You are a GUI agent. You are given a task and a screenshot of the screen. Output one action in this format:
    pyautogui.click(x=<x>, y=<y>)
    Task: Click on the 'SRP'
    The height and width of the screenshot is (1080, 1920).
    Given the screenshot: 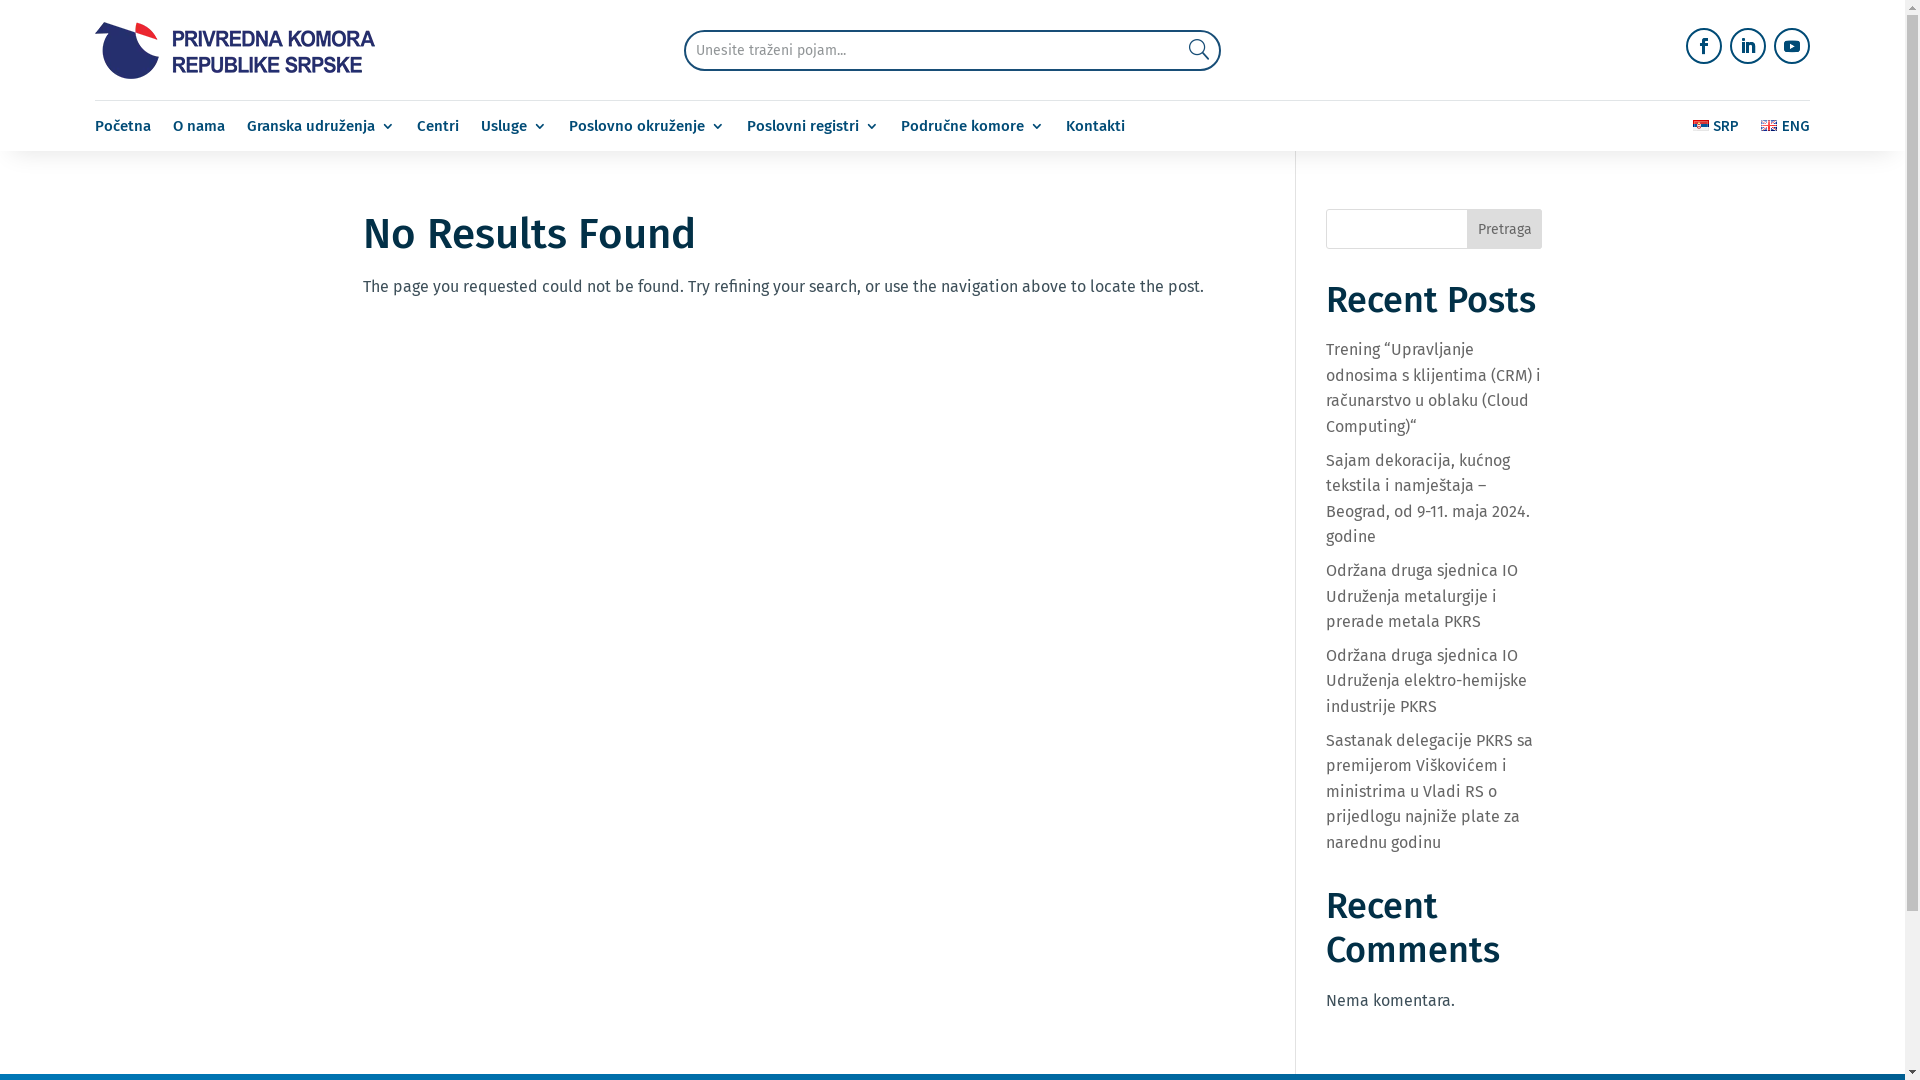 What is the action you would take?
    pyautogui.click(x=1715, y=130)
    